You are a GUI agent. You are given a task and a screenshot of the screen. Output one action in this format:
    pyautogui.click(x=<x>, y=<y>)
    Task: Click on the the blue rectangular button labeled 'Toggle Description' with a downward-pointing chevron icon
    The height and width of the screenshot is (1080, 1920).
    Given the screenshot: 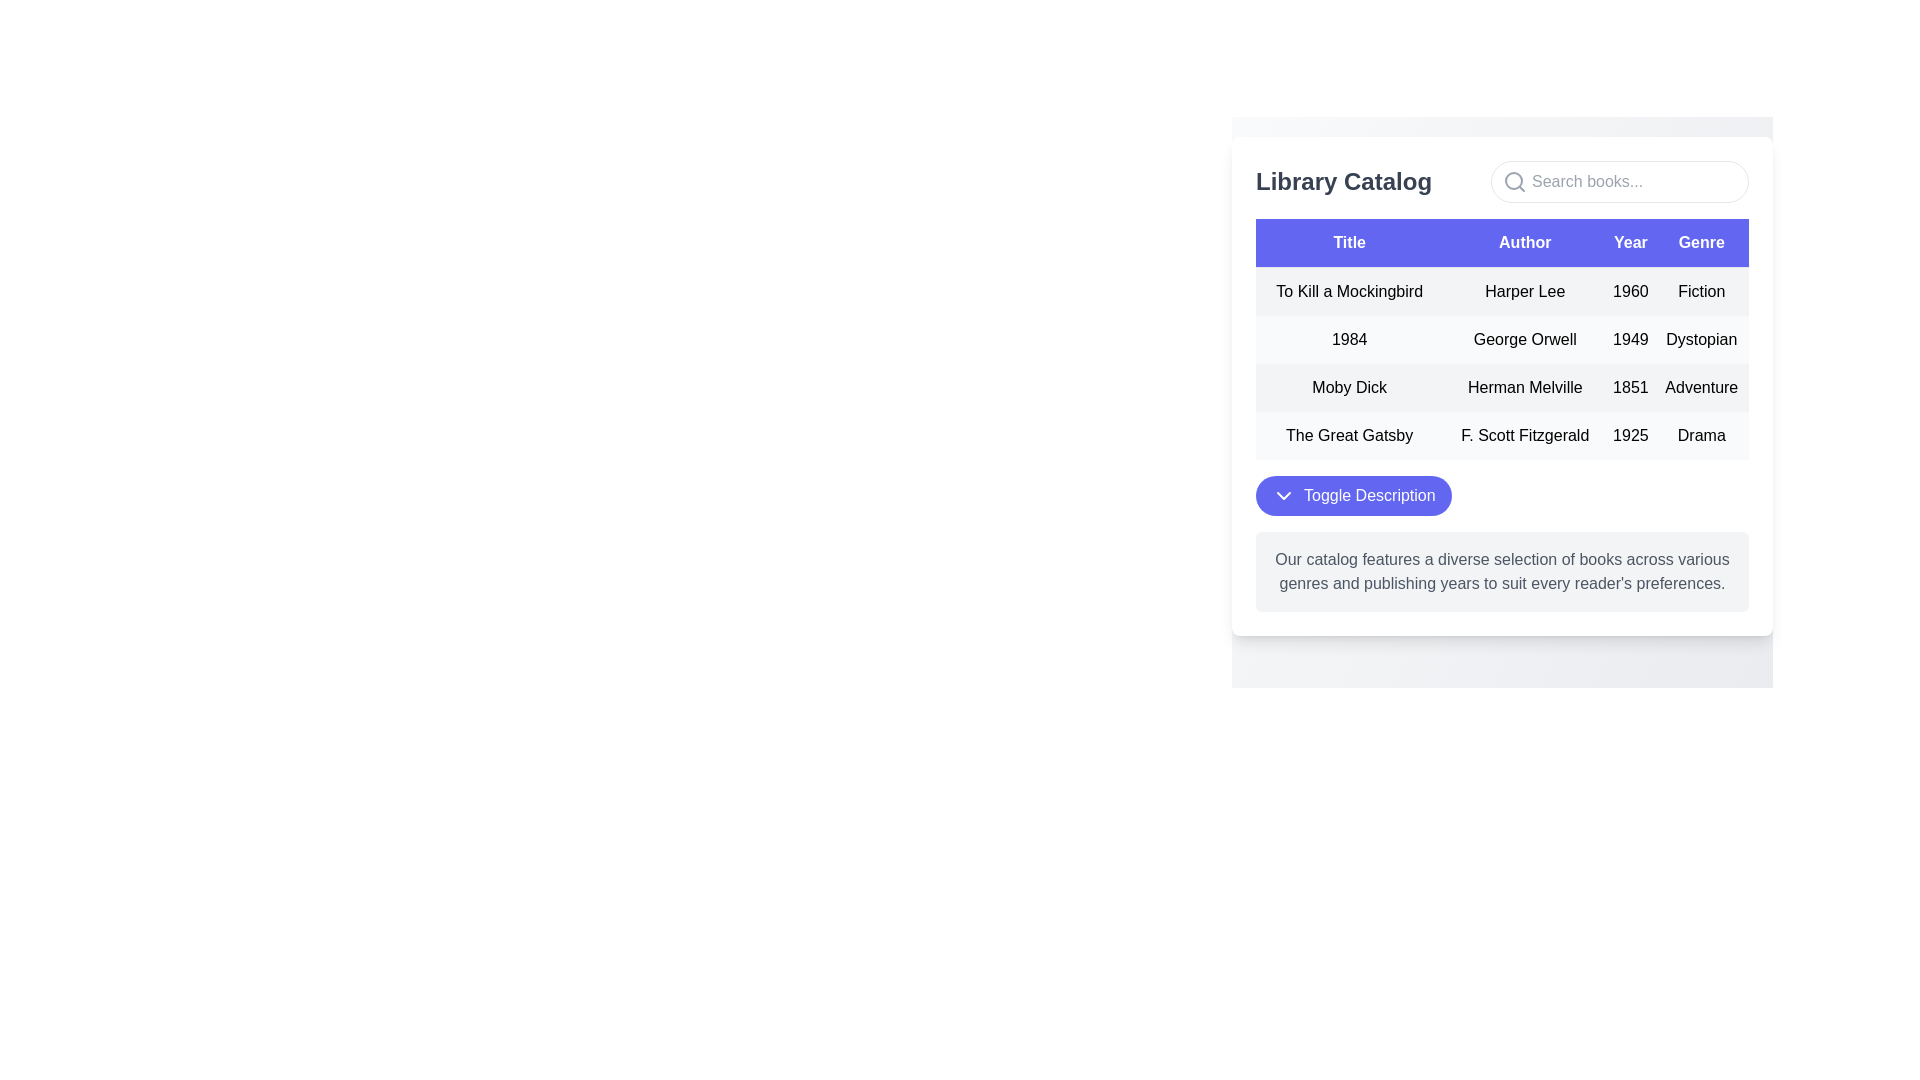 What is the action you would take?
    pyautogui.click(x=1353, y=495)
    